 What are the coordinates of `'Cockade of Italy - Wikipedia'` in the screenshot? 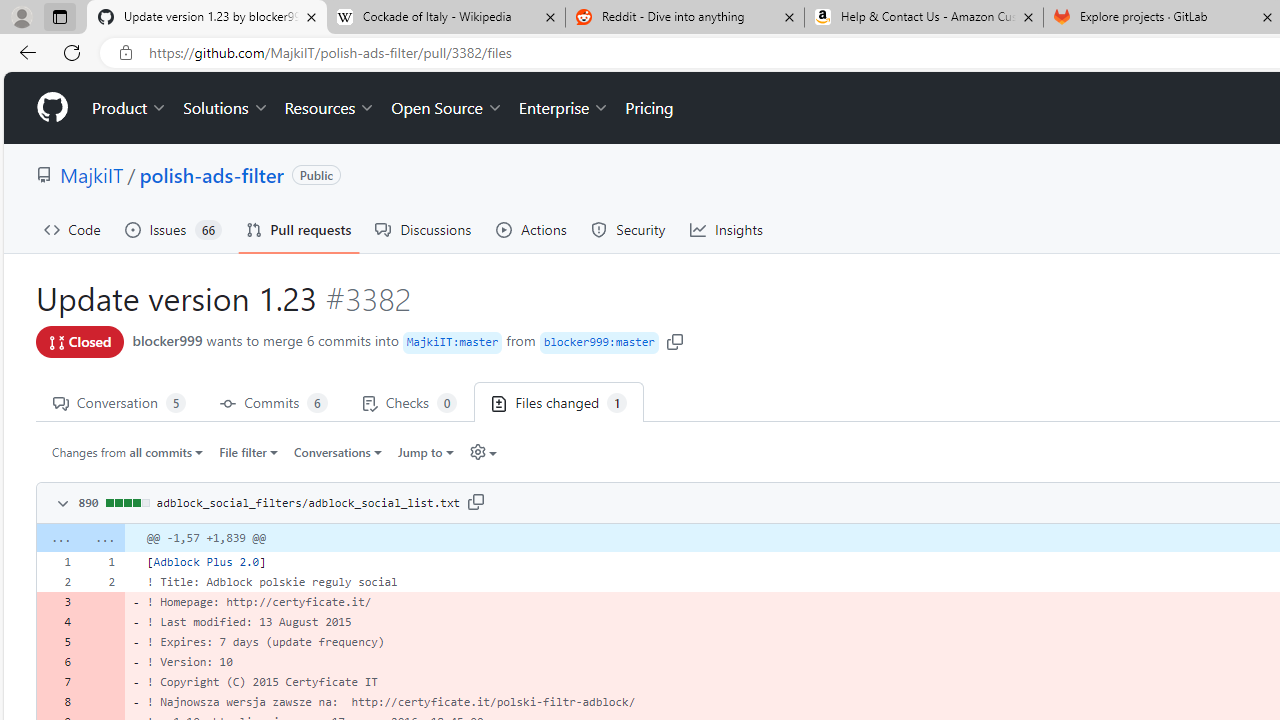 It's located at (444, 17).